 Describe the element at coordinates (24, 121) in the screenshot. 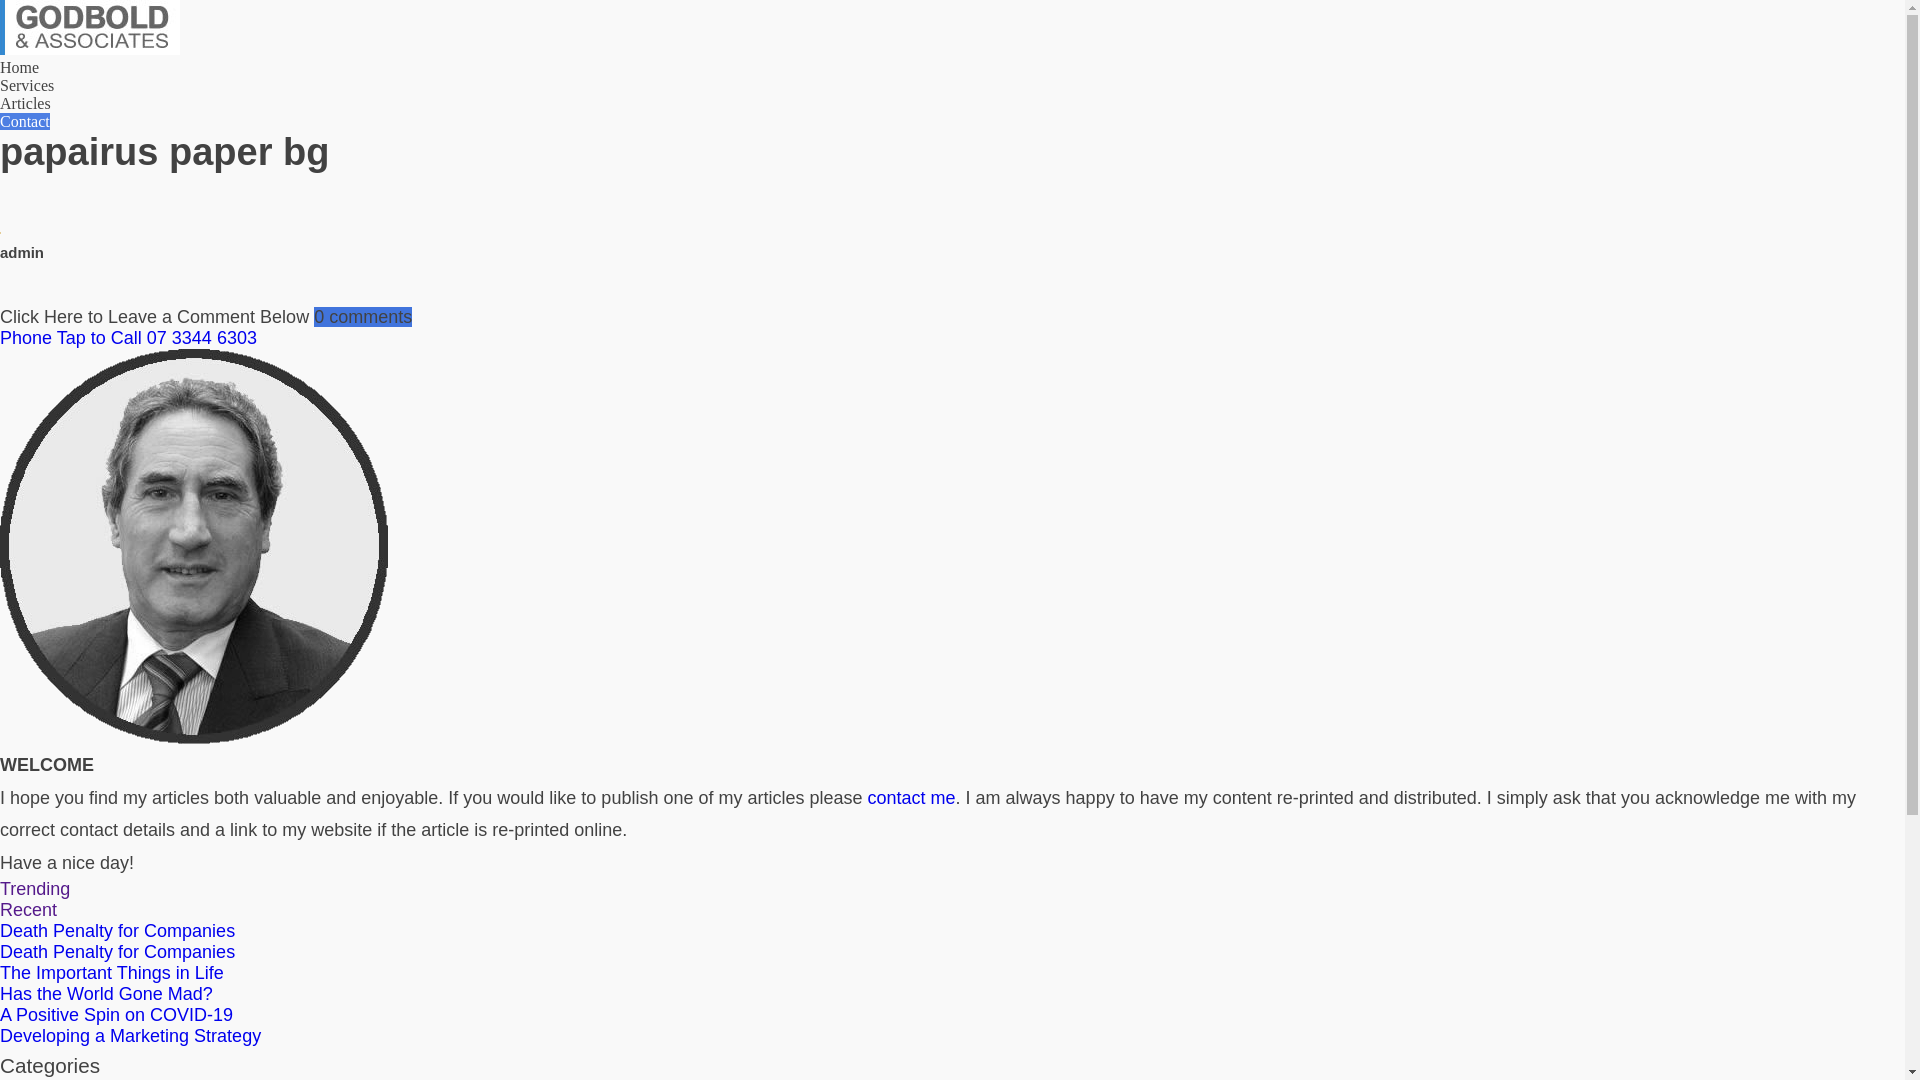

I see `'Contact'` at that location.